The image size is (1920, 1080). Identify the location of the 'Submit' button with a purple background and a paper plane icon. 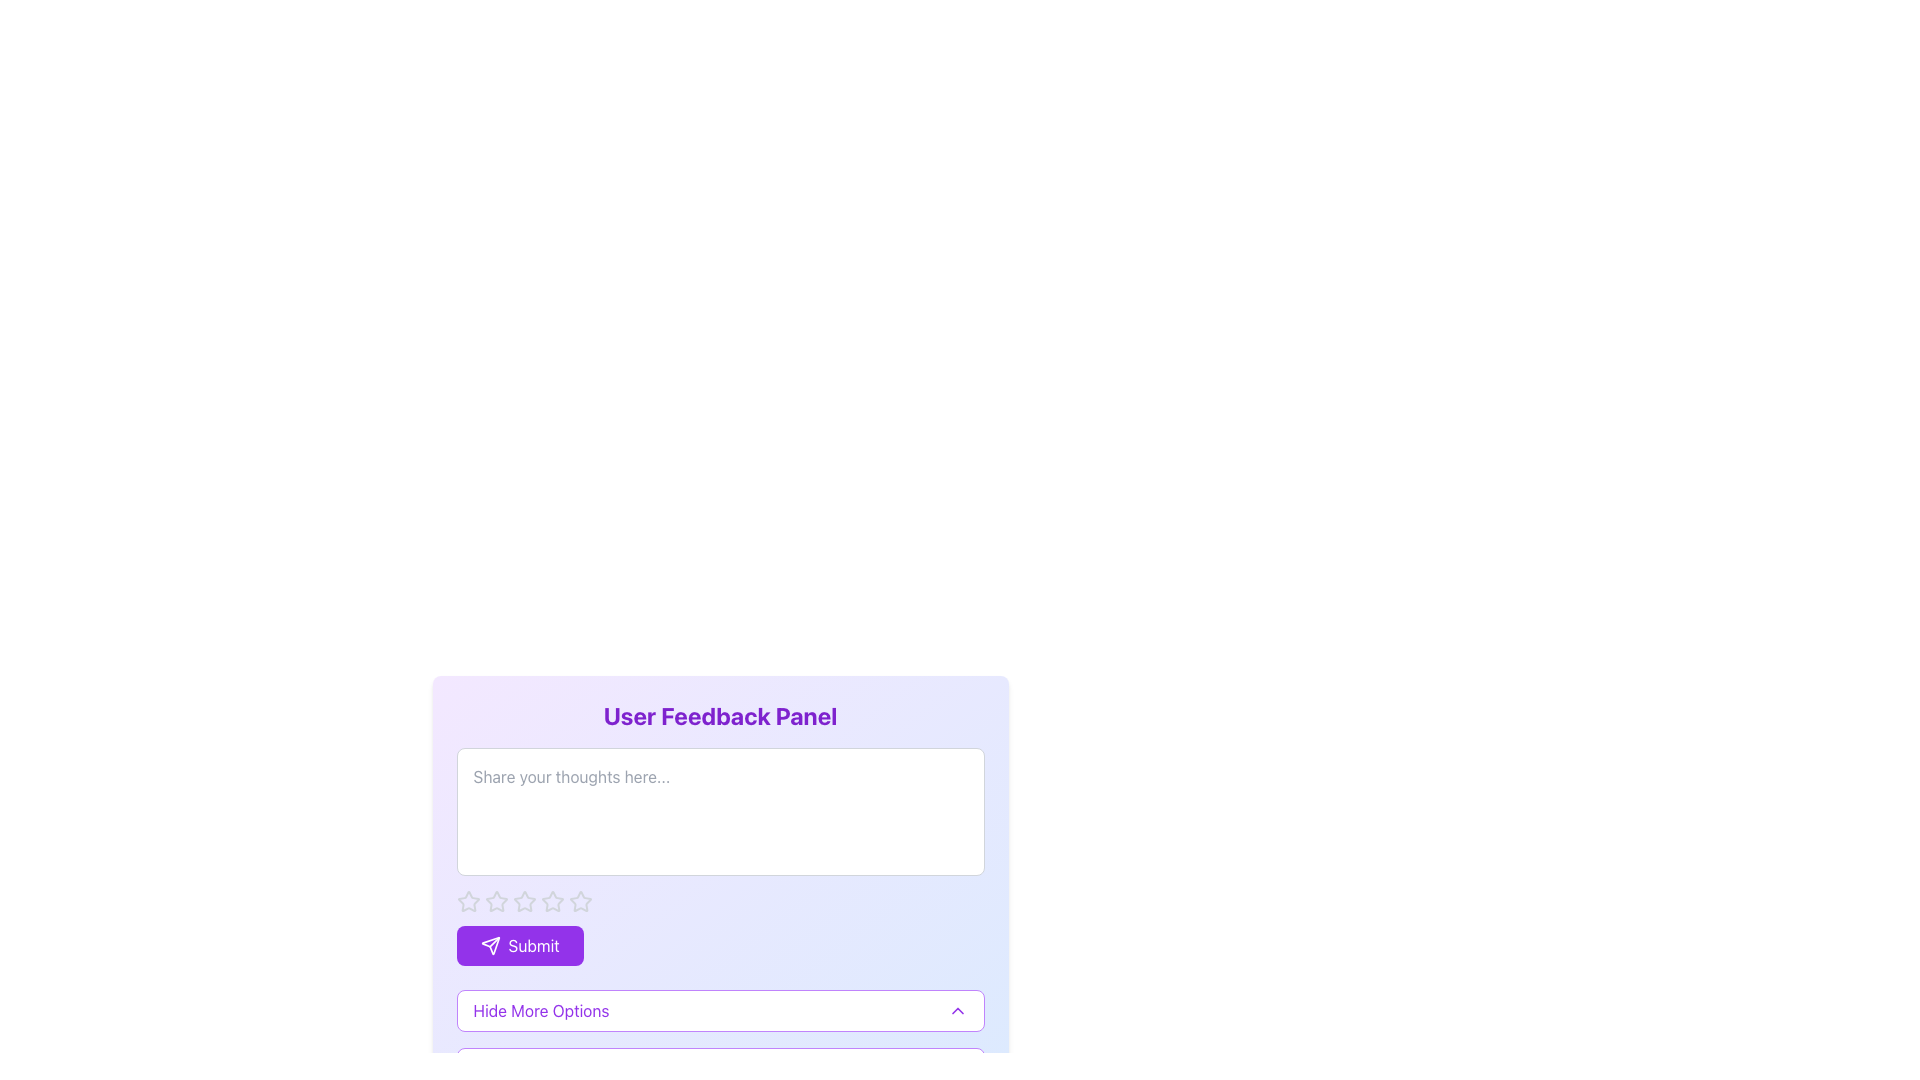
(520, 945).